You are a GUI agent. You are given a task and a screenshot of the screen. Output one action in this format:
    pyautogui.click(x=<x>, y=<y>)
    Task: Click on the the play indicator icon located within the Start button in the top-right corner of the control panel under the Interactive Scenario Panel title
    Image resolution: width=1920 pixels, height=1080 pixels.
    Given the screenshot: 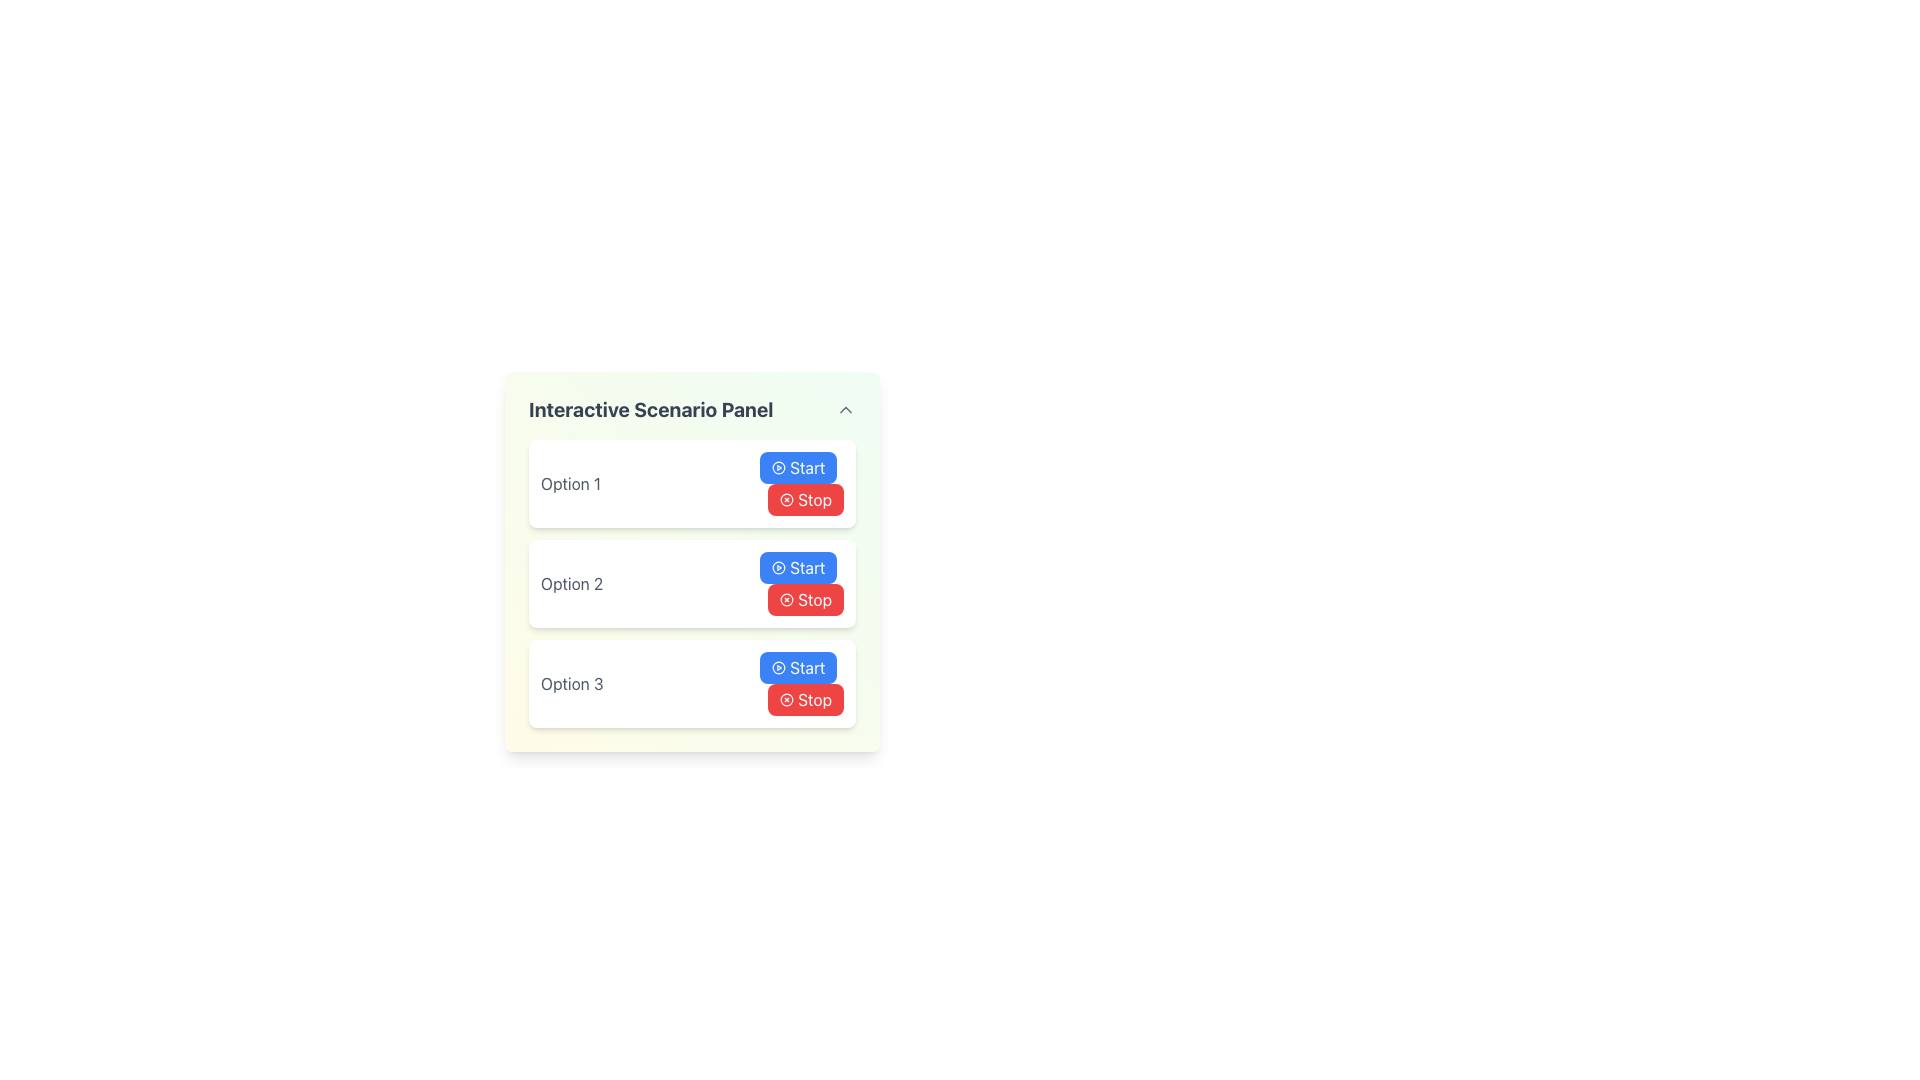 What is the action you would take?
    pyautogui.click(x=778, y=467)
    